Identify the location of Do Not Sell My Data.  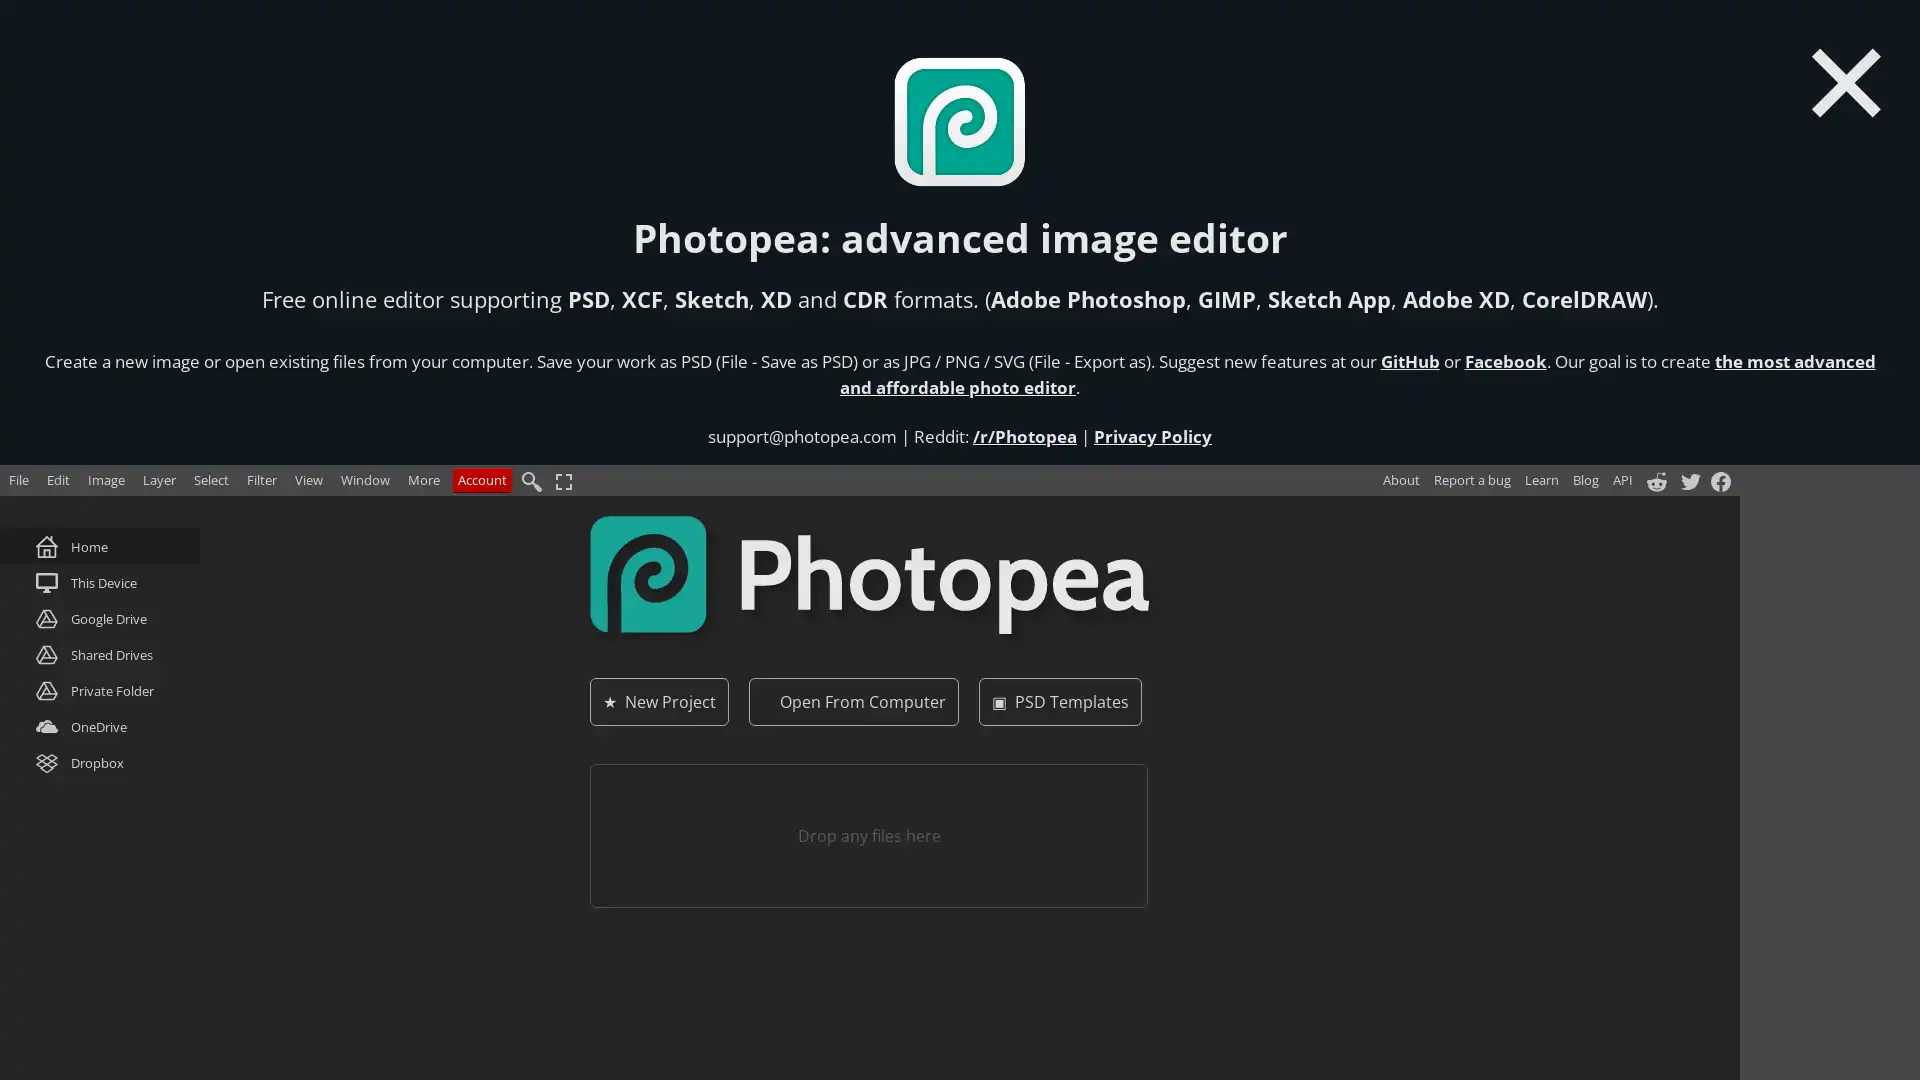
(134, 1043).